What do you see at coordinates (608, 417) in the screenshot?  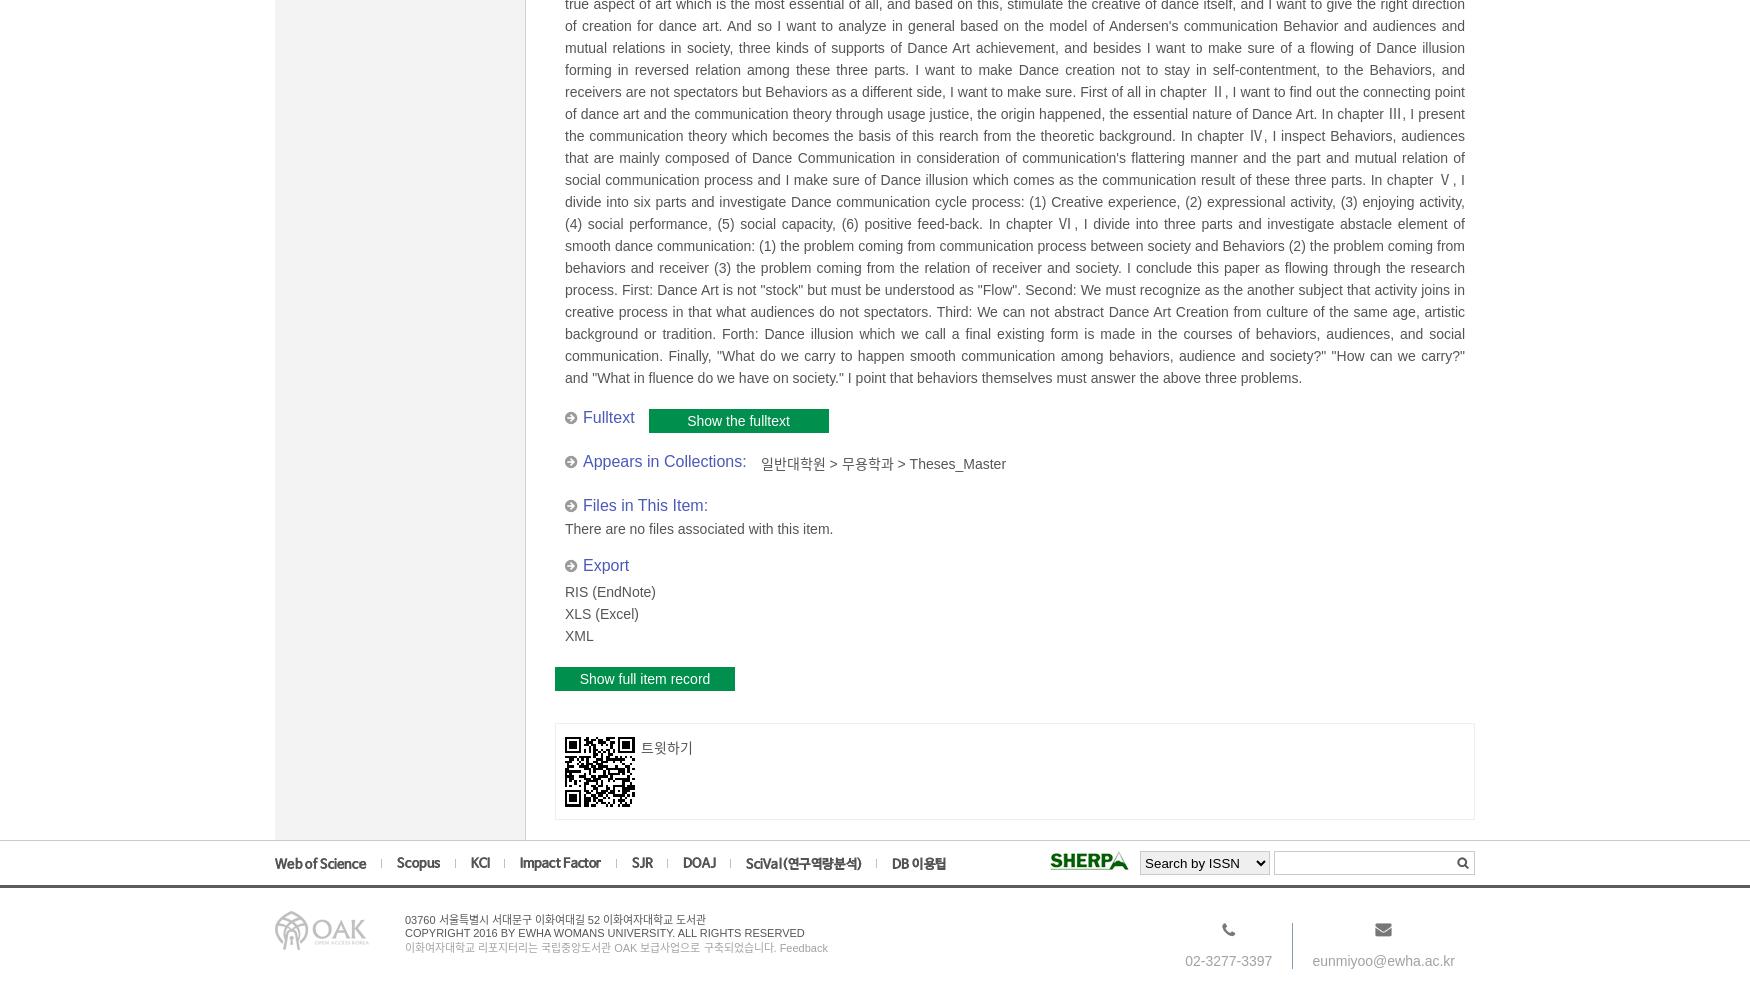 I see `'Fulltext'` at bounding box center [608, 417].